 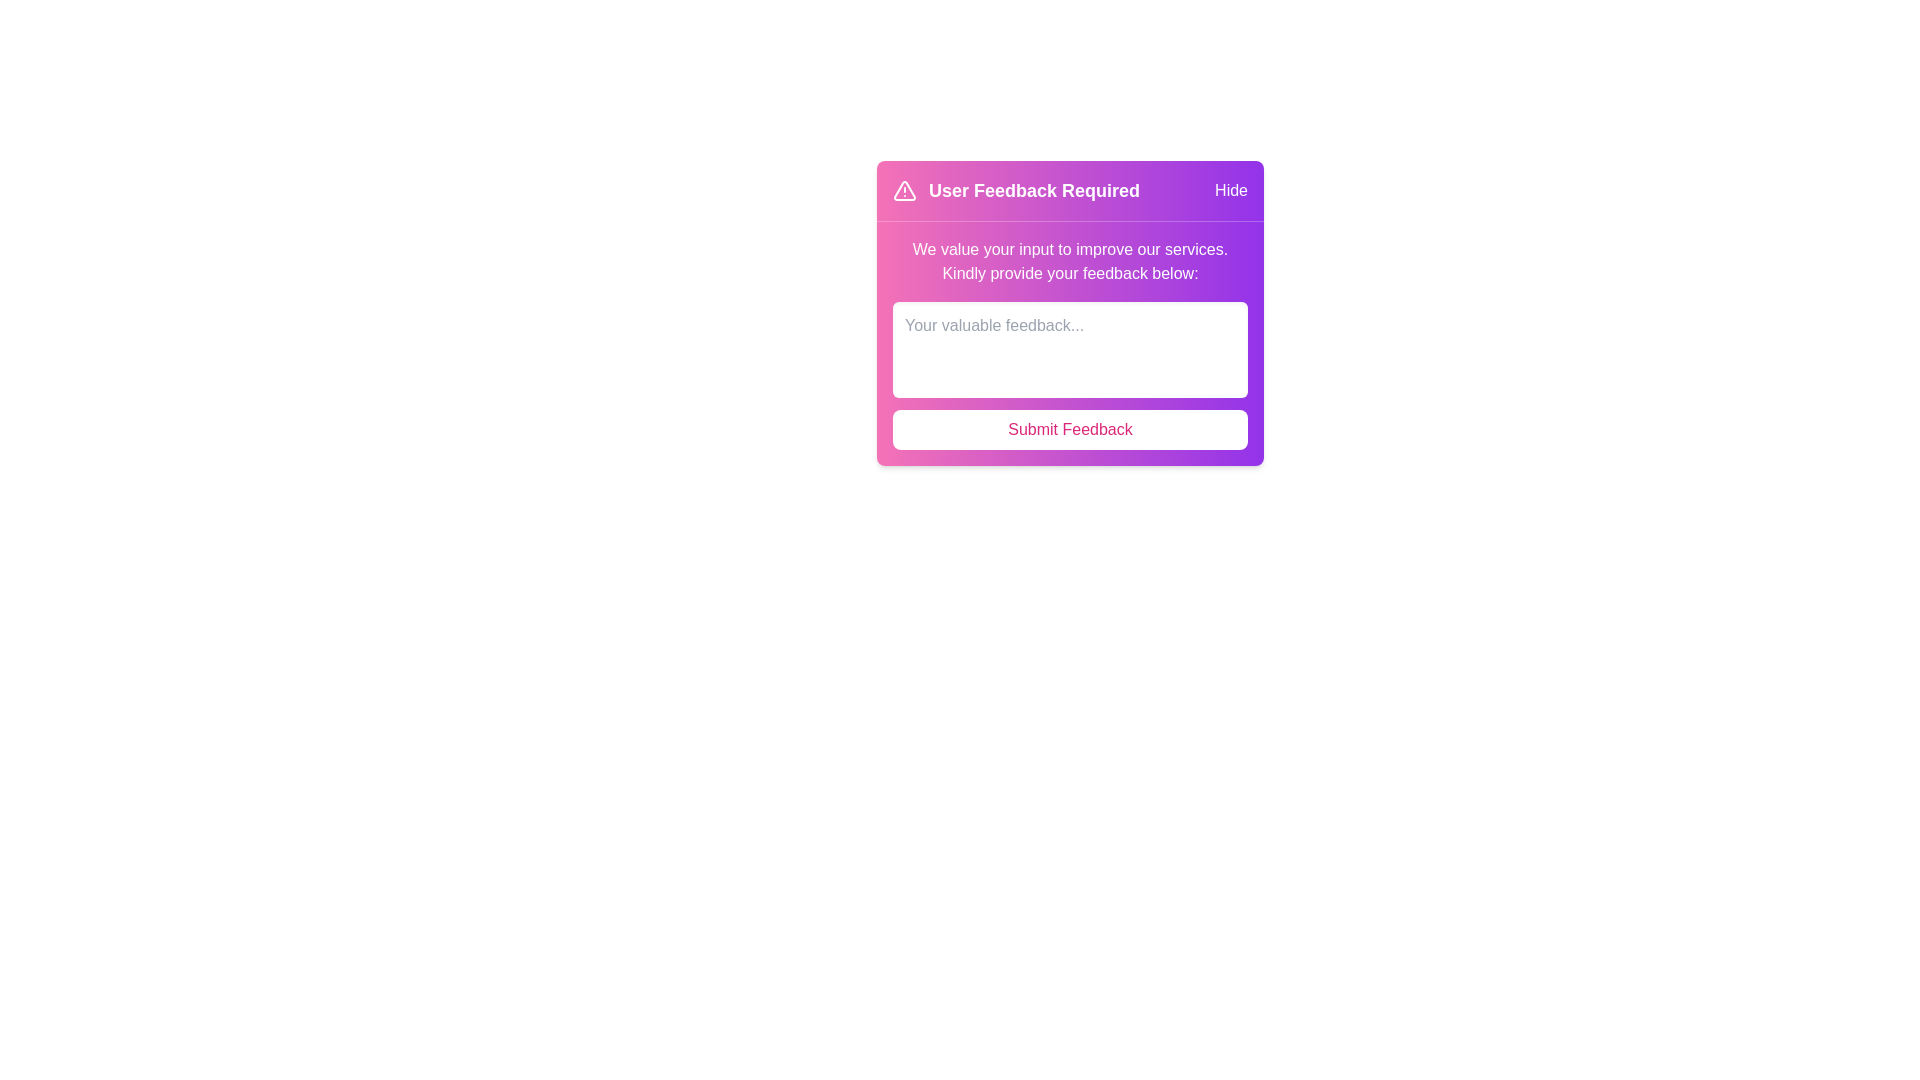 I want to click on the feedback text area and type the text 'Your valuable feedback', so click(x=1069, y=349).